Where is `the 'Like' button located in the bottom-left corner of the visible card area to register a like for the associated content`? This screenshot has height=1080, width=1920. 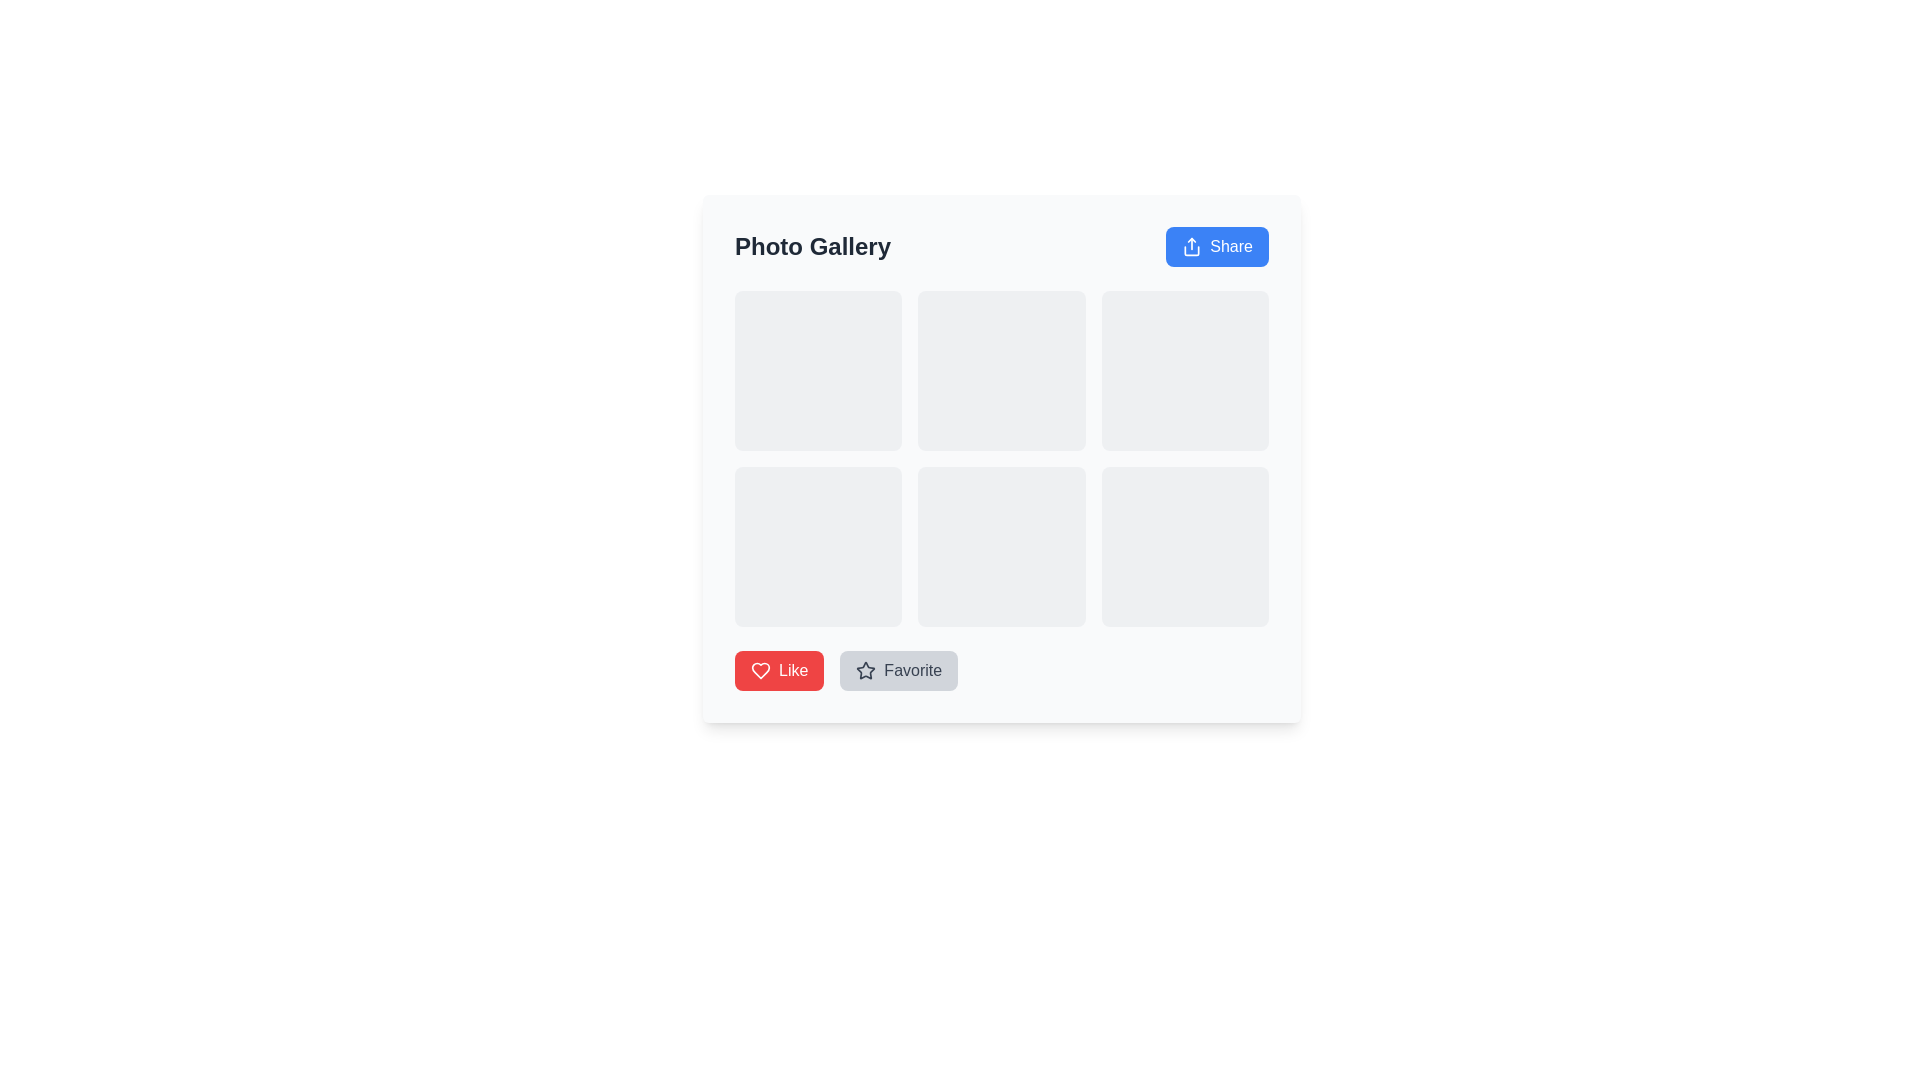
the 'Like' button located in the bottom-left corner of the visible card area to register a like for the associated content is located at coordinates (778, 671).